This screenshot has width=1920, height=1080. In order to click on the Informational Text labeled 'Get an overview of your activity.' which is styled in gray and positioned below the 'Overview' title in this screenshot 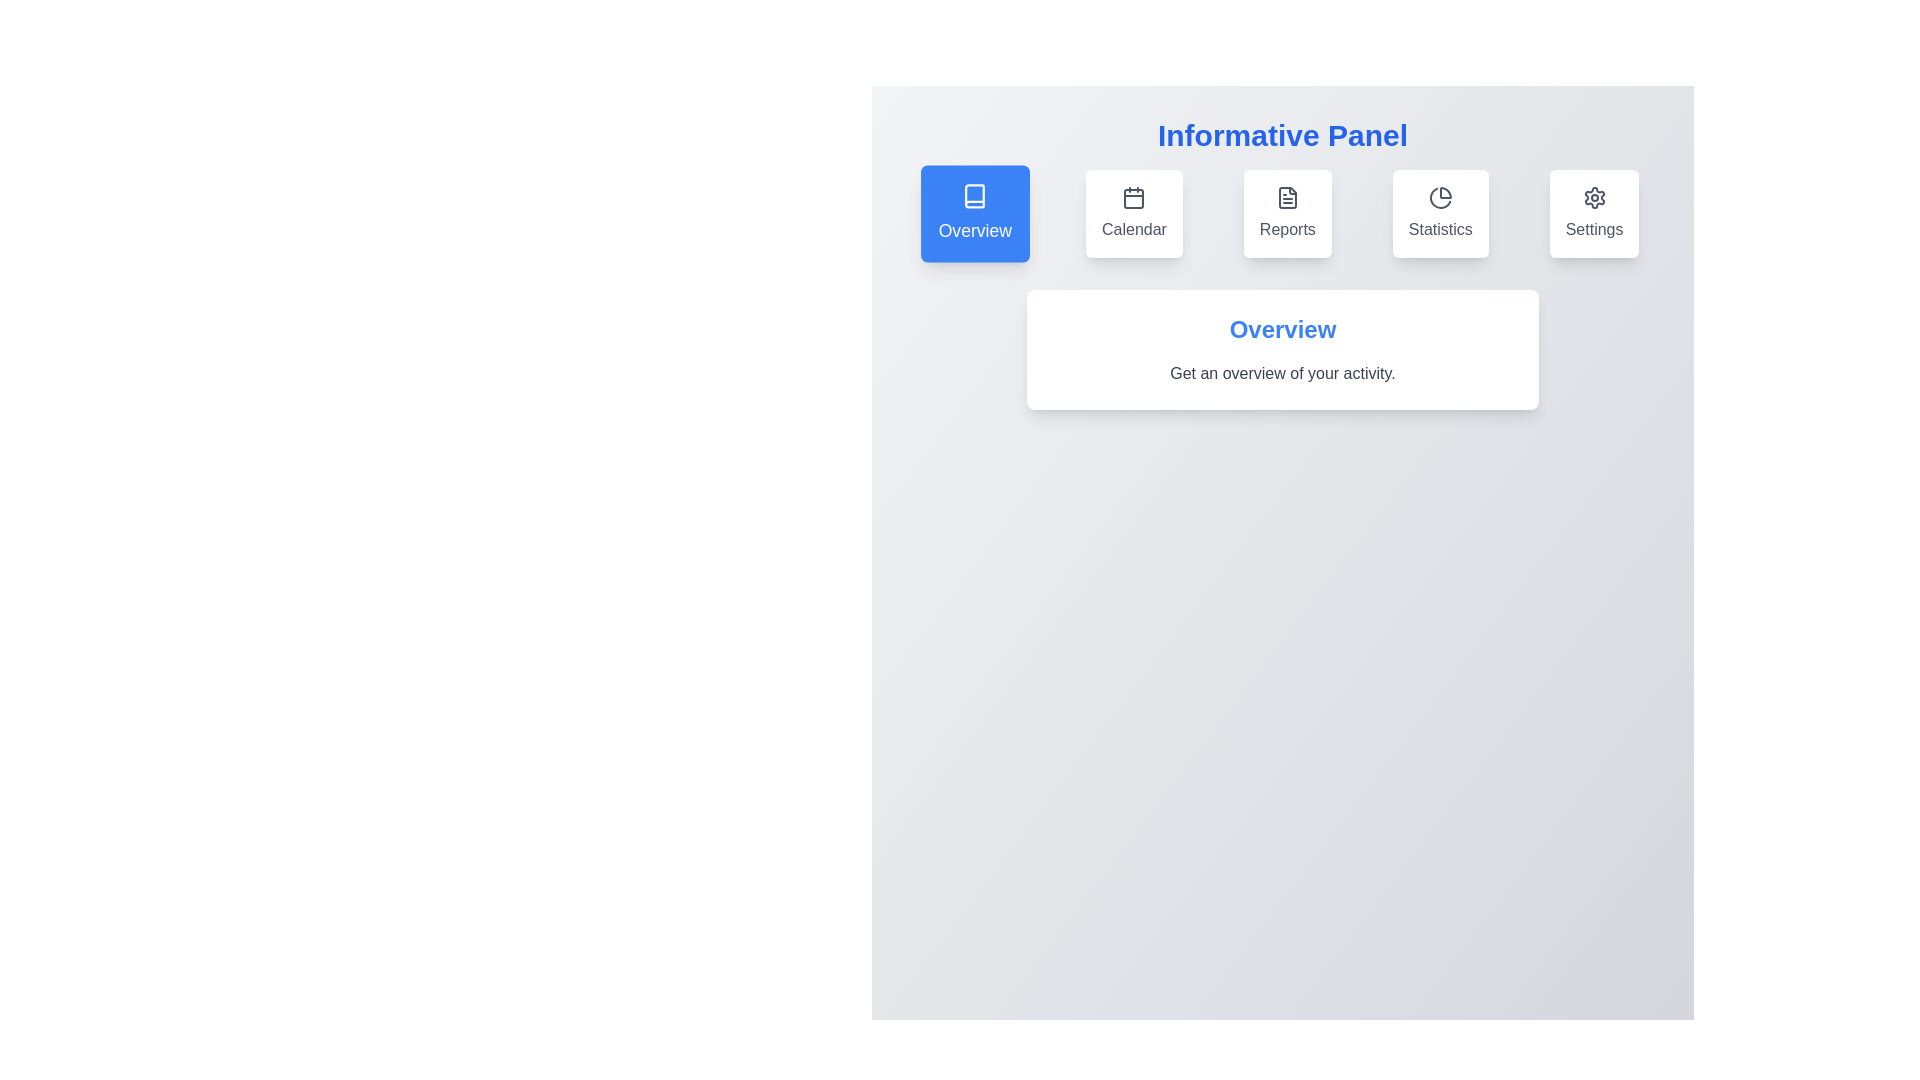, I will do `click(1282, 374)`.